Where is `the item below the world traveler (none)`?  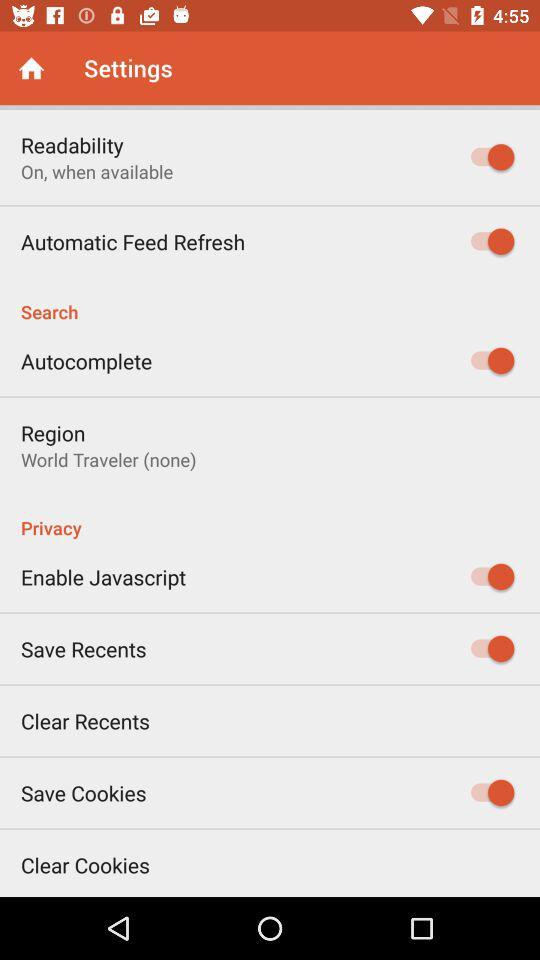
the item below the world traveler (none) is located at coordinates (270, 516).